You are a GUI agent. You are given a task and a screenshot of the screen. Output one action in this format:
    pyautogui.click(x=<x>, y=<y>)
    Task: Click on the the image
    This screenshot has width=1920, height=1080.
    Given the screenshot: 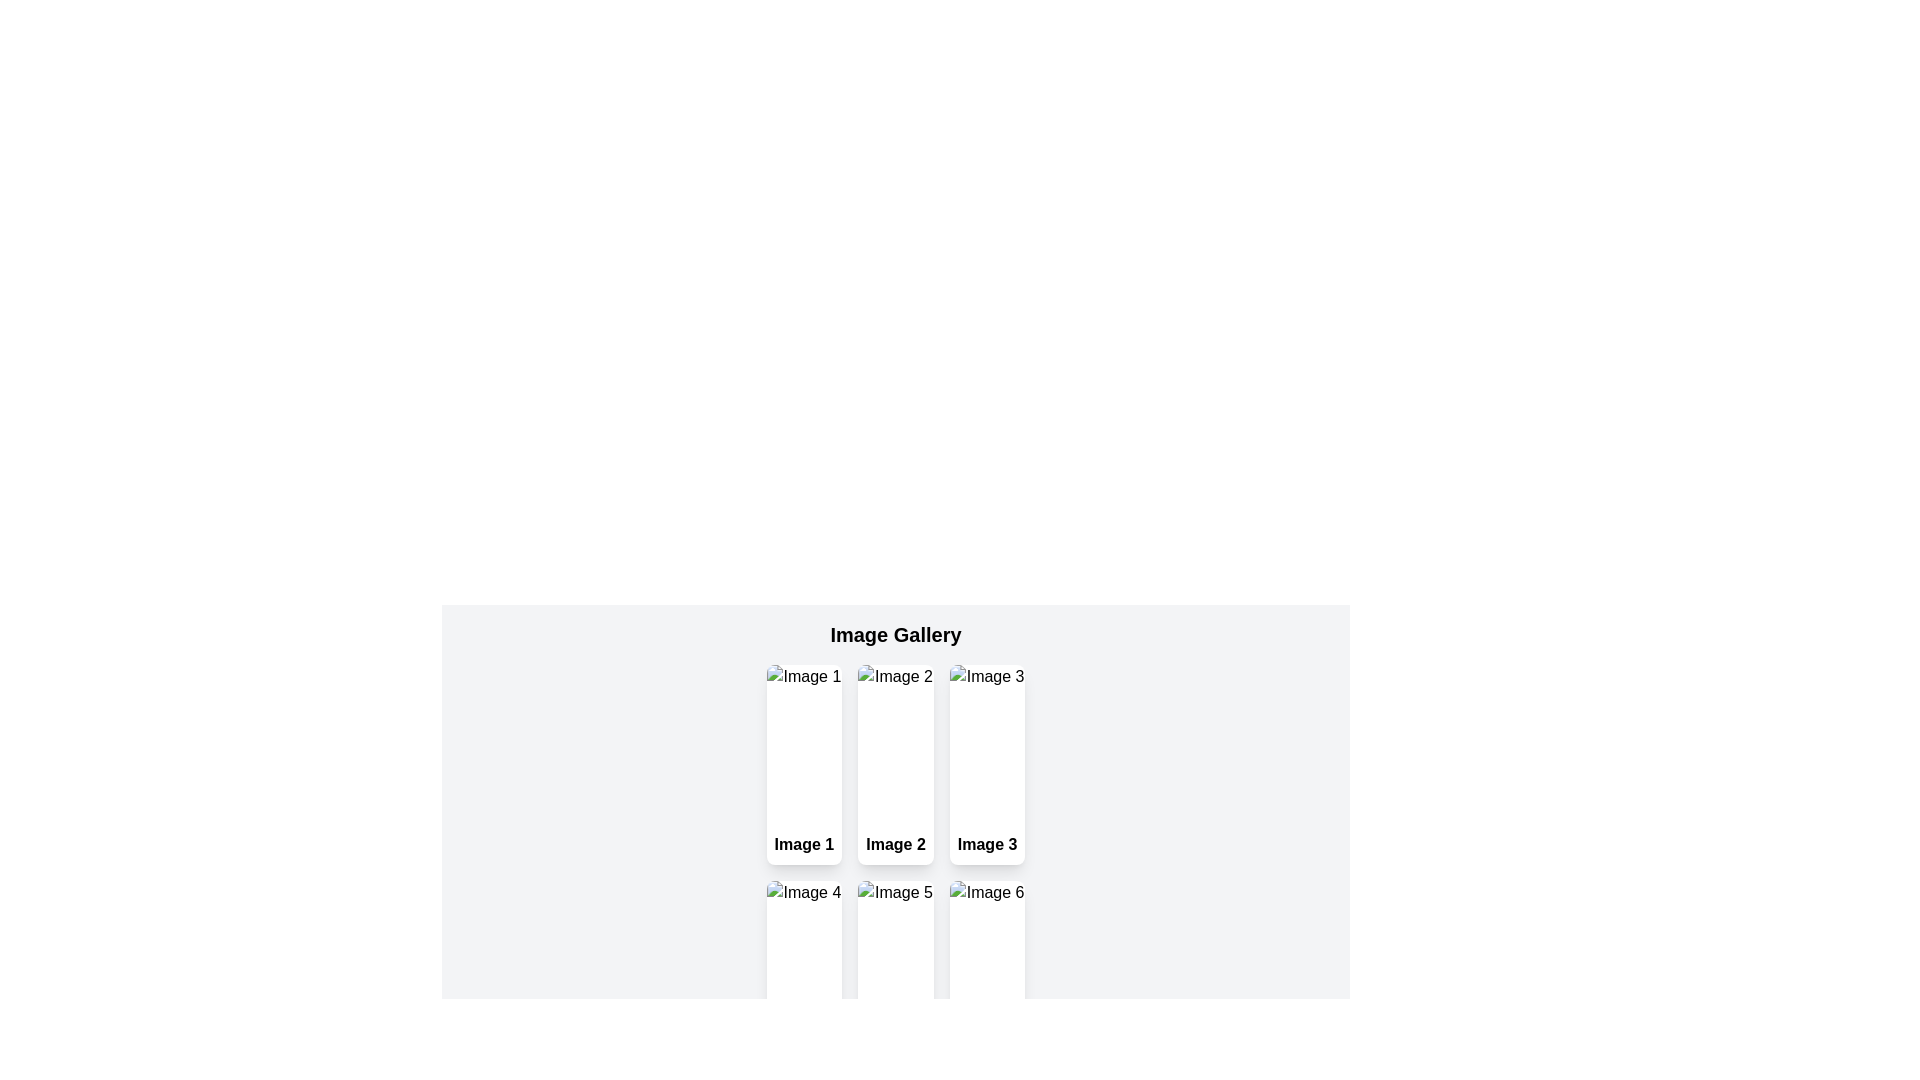 What is the action you would take?
    pyautogui.click(x=987, y=959)
    